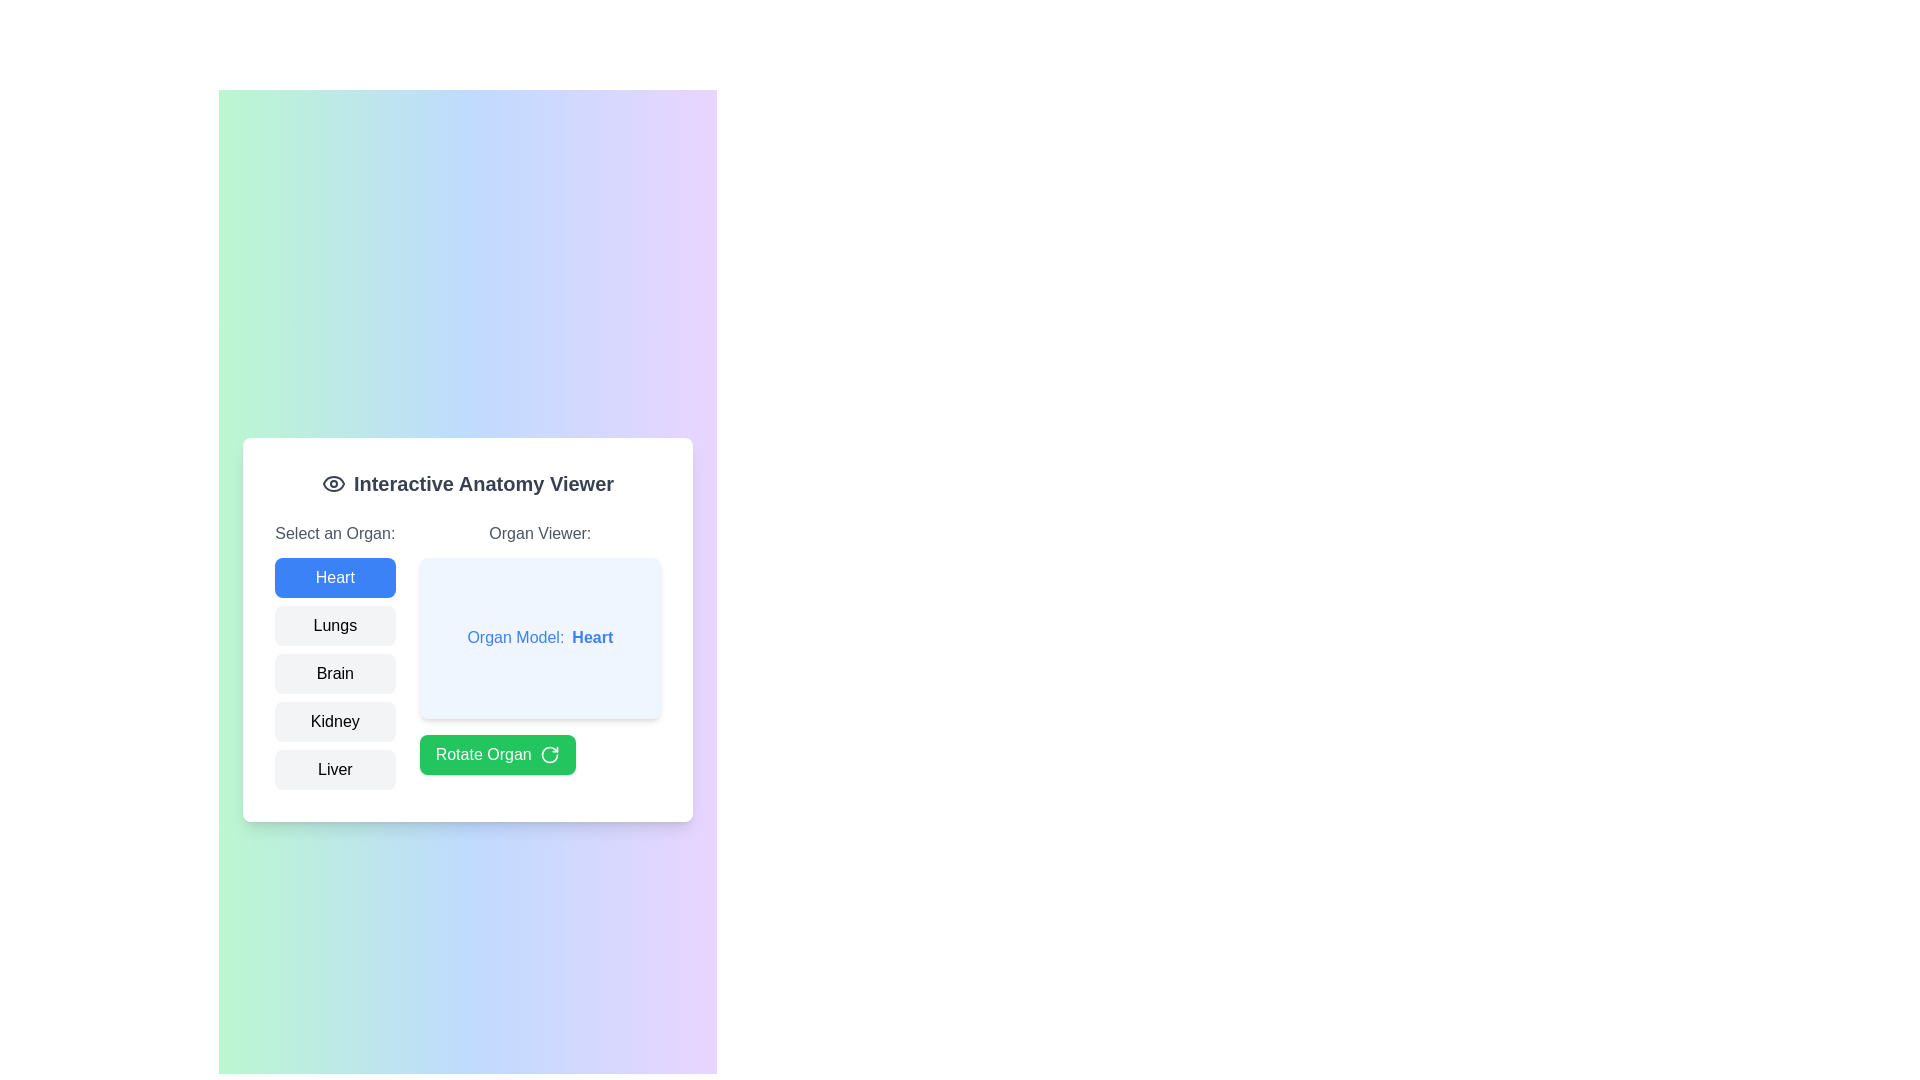  I want to click on the 'Brain' option in the vertical menu titled 'Select an Organ', which is the third selectable item located between 'Lungs' and 'Kidney', so click(335, 655).